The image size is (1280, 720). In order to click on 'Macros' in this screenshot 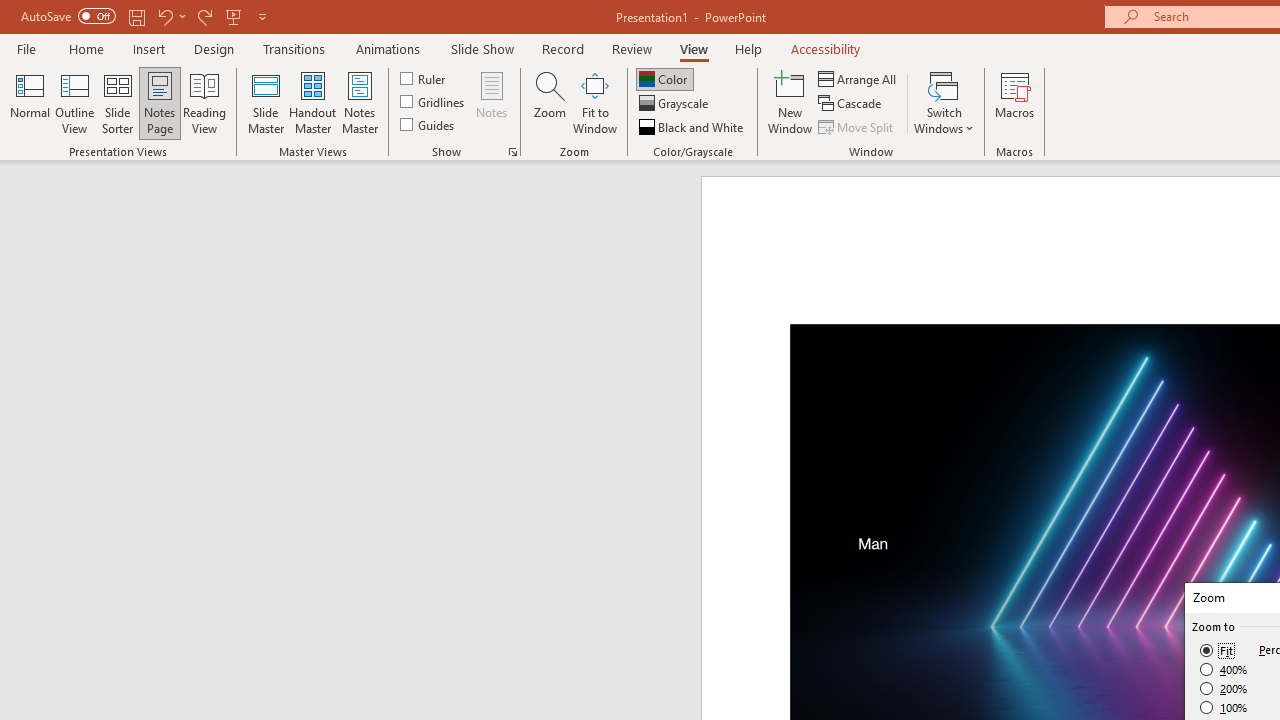, I will do `click(1015, 103)`.